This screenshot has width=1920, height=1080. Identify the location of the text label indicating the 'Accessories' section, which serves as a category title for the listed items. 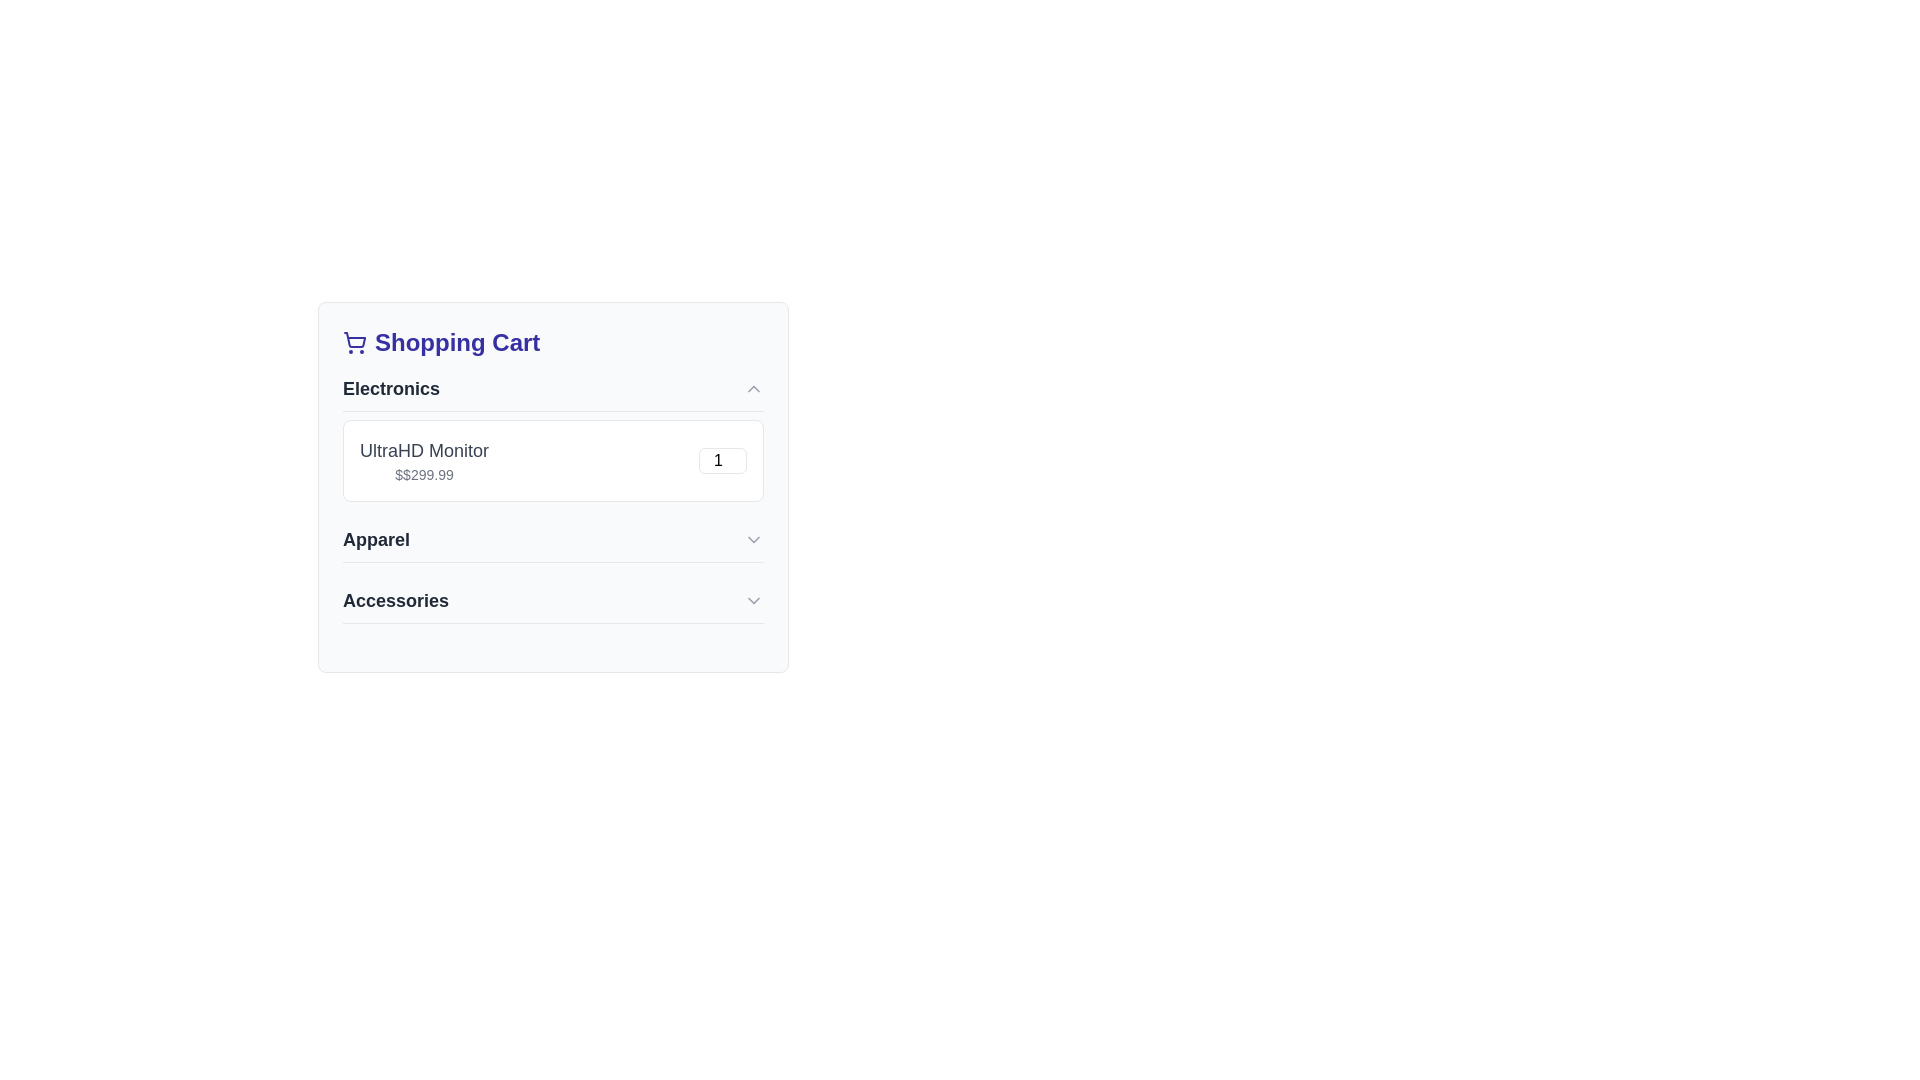
(396, 600).